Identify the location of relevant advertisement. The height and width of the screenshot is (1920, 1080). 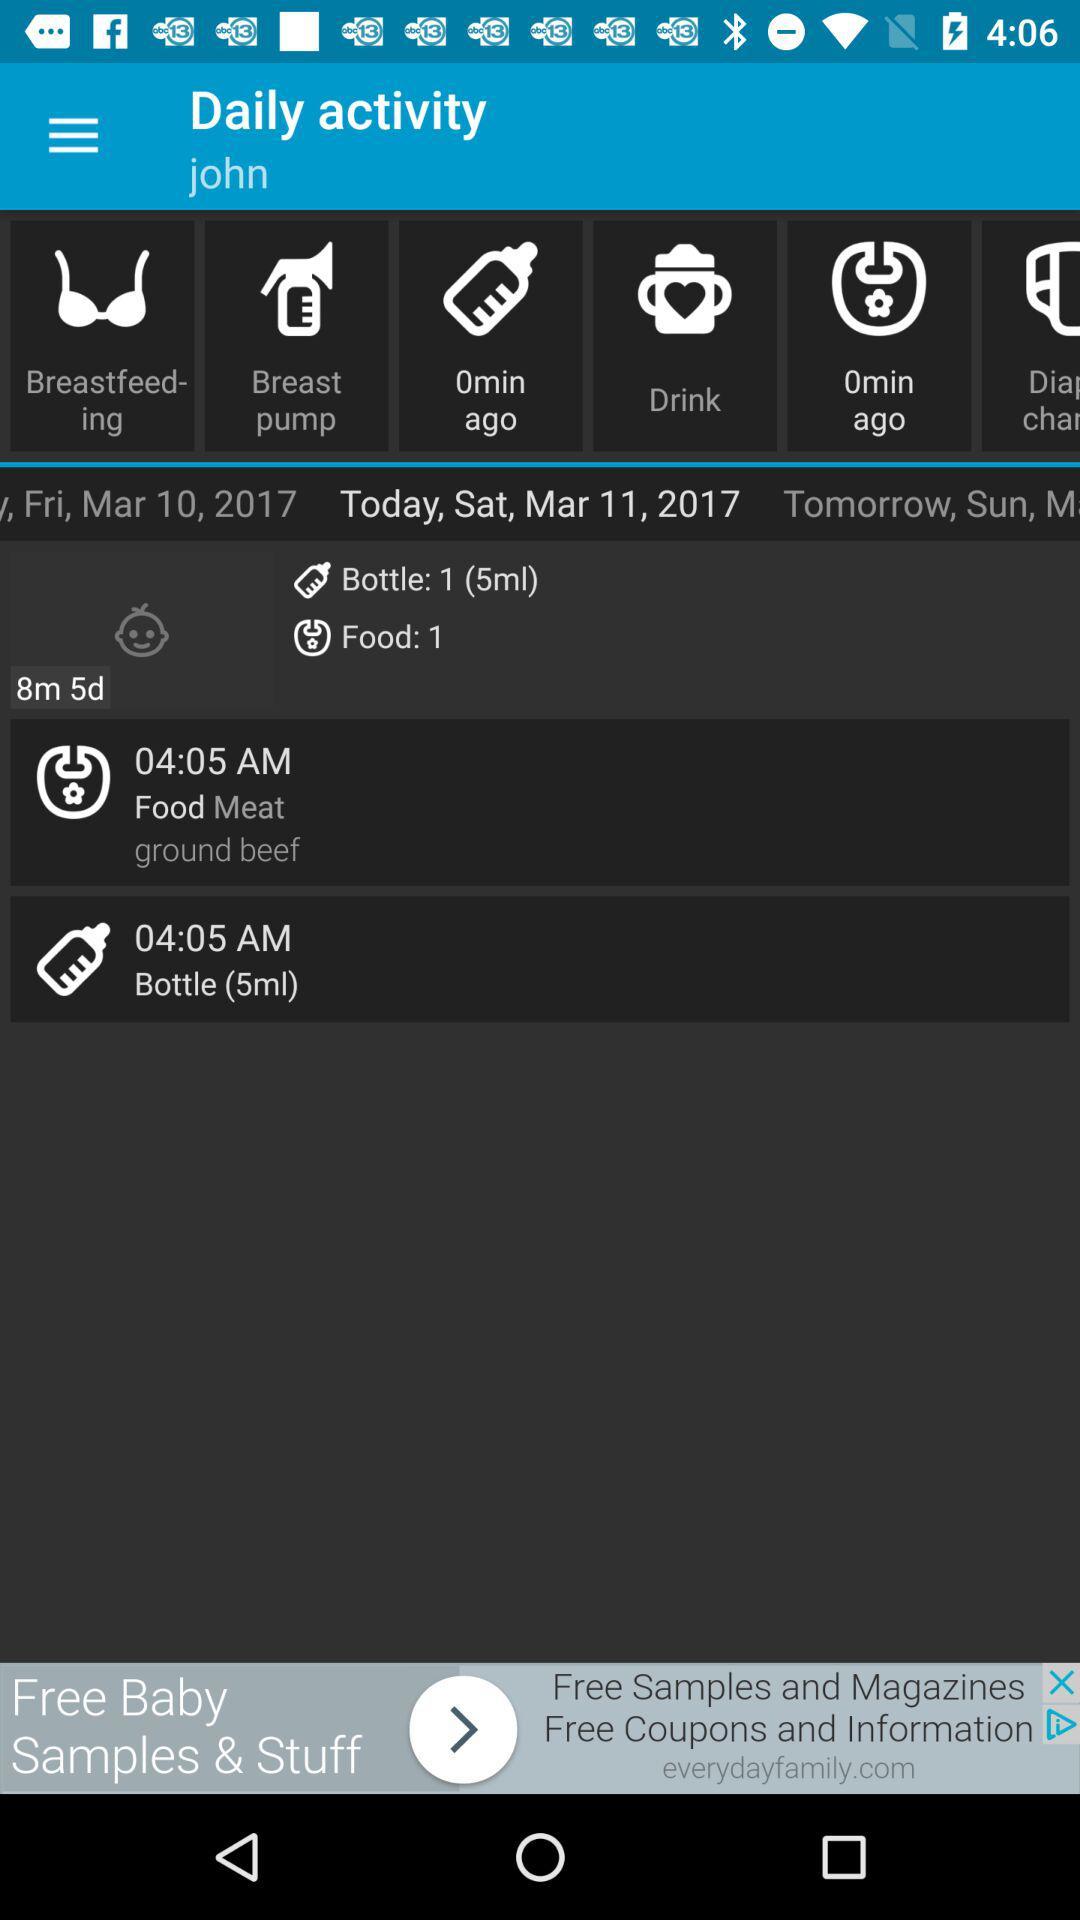
(540, 1727).